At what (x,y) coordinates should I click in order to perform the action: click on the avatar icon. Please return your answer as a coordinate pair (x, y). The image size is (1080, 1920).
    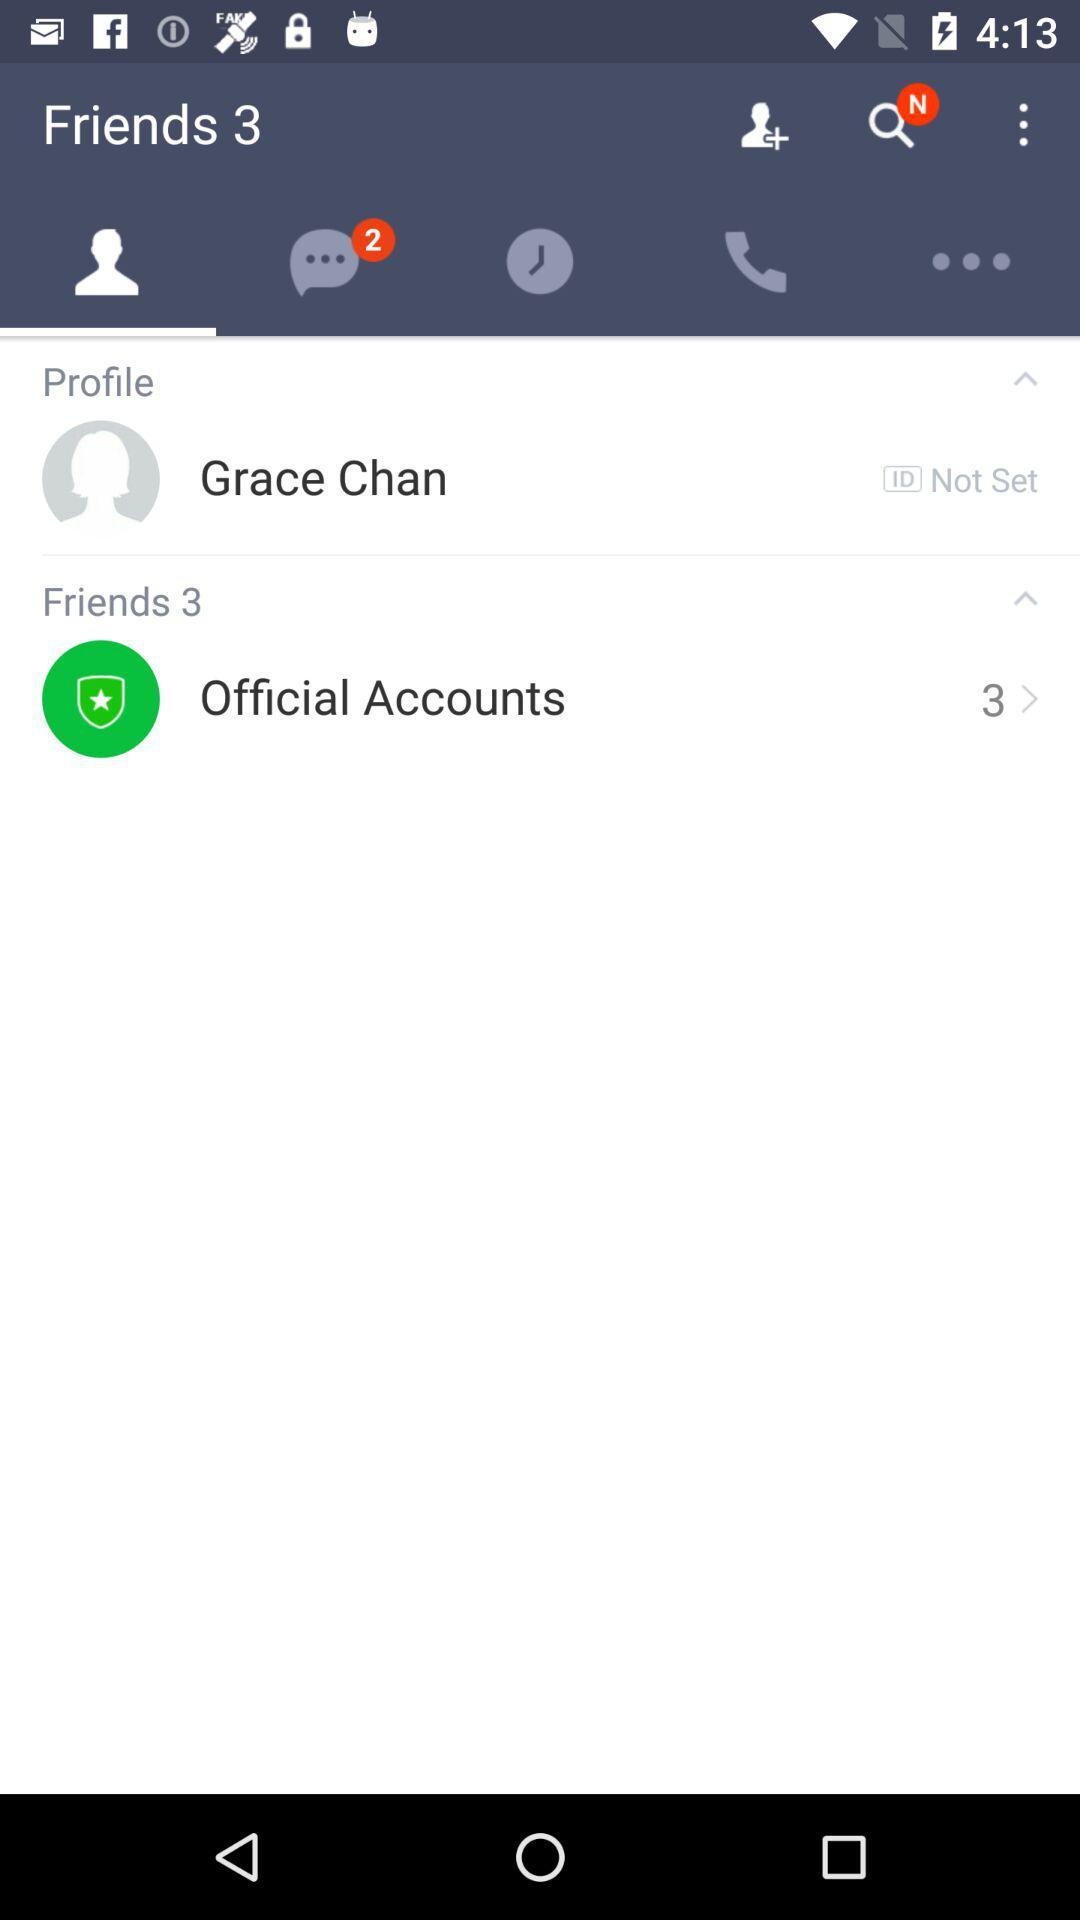
    Looking at the image, I should click on (108, 261).